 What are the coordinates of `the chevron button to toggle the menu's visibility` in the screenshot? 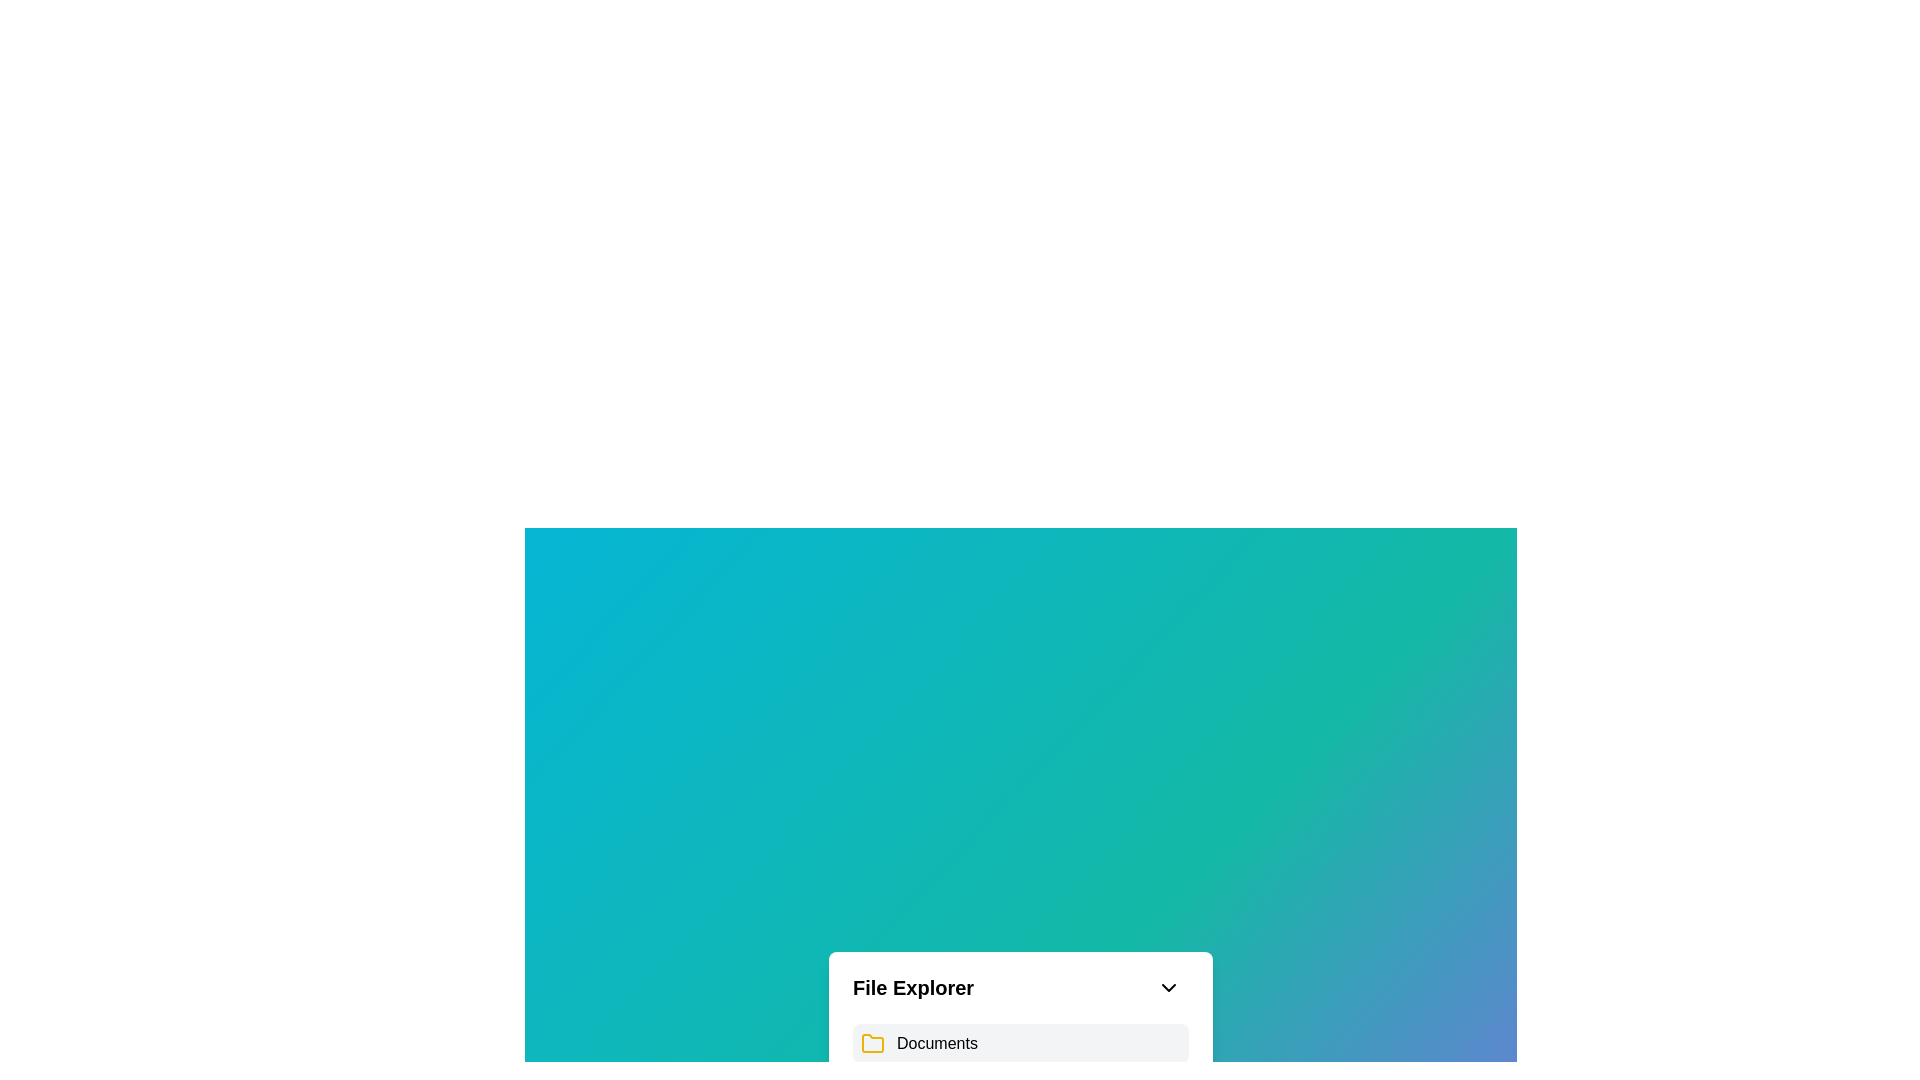 It's located at (1169, 986).